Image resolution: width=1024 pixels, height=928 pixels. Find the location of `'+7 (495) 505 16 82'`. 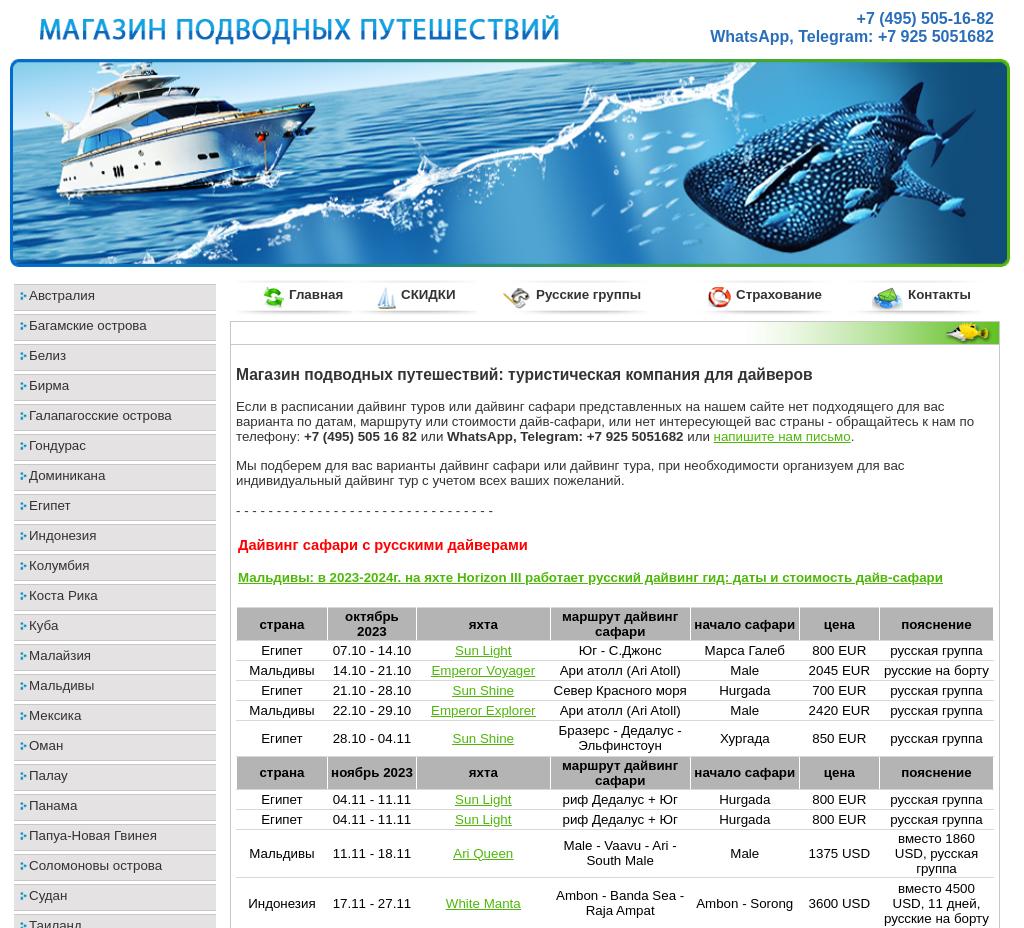

'+7 (495) 505 16 82' is located at coordinates (359, 436).